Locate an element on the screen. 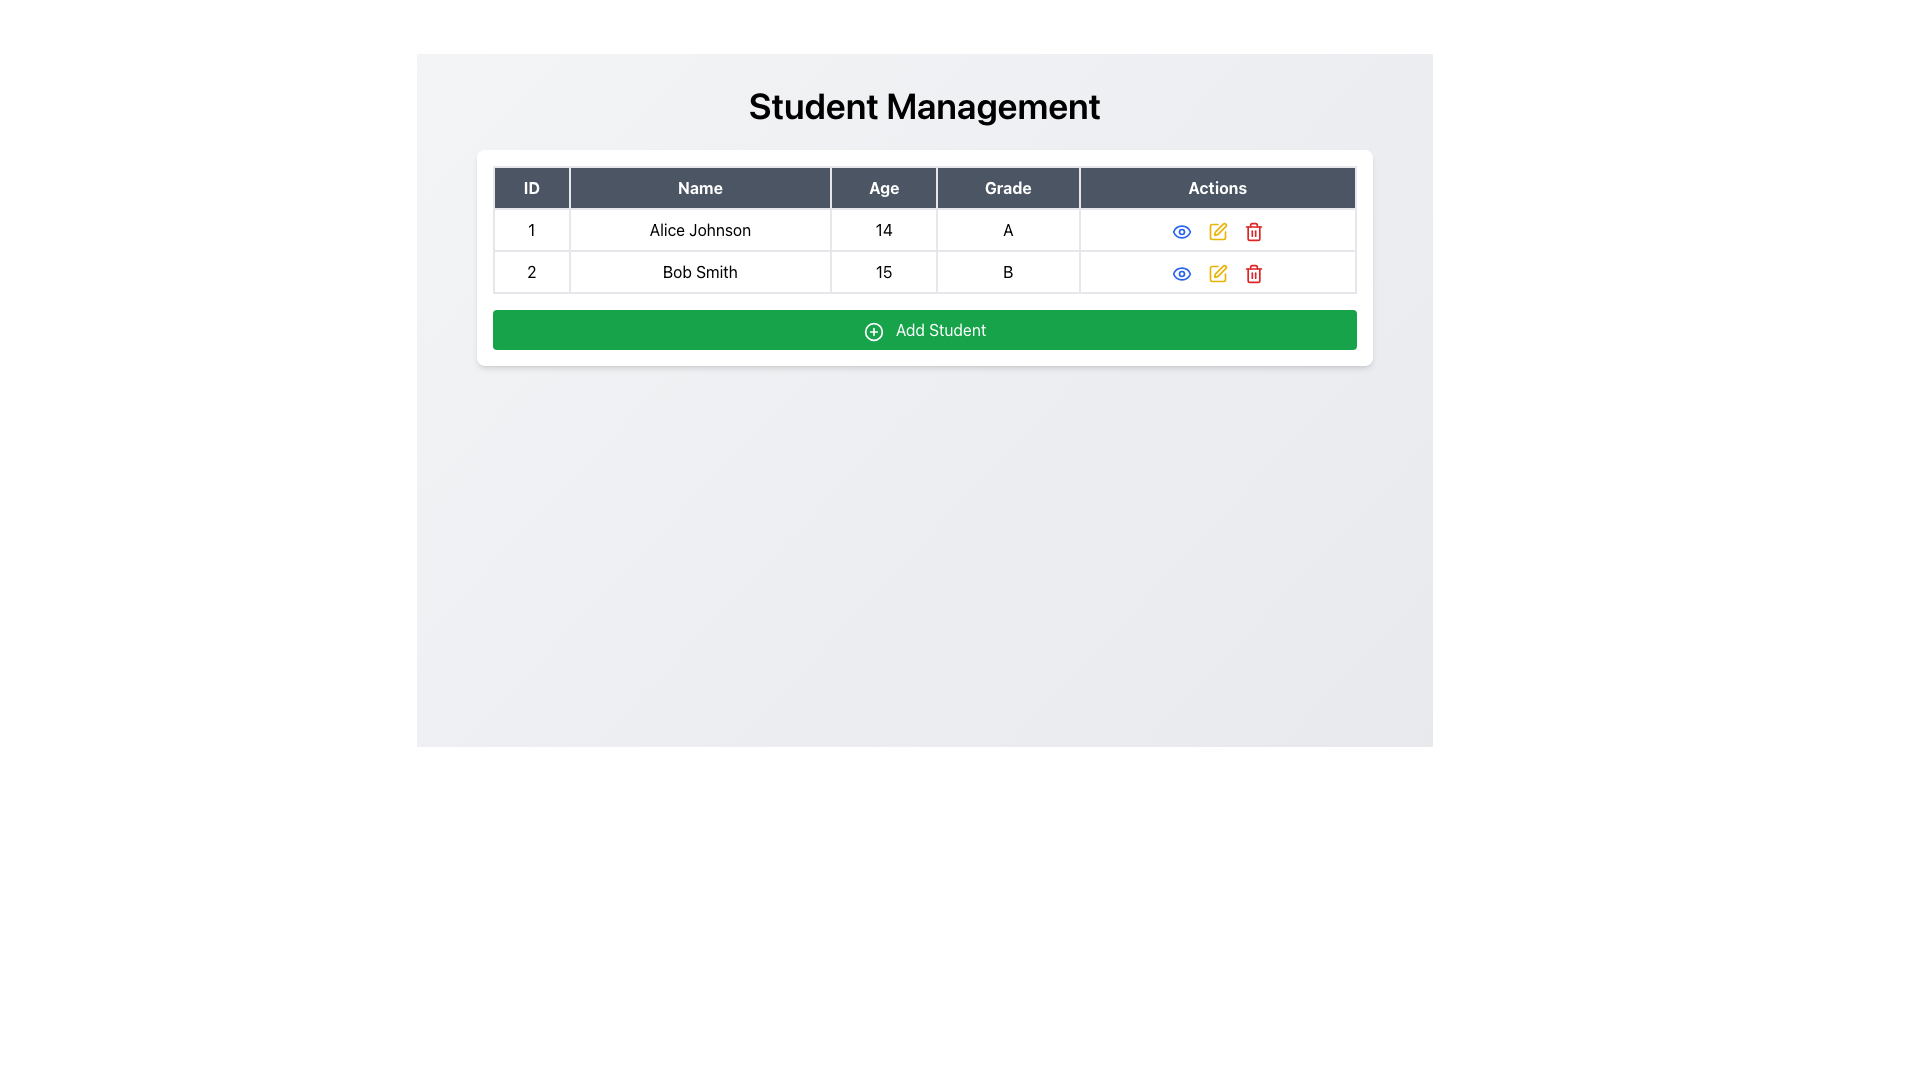 The image size is (1920, 1080). the yellow pencil icon button for editing in the 'Actions' column of the first row of the table is located at coordinates (1216, 229).